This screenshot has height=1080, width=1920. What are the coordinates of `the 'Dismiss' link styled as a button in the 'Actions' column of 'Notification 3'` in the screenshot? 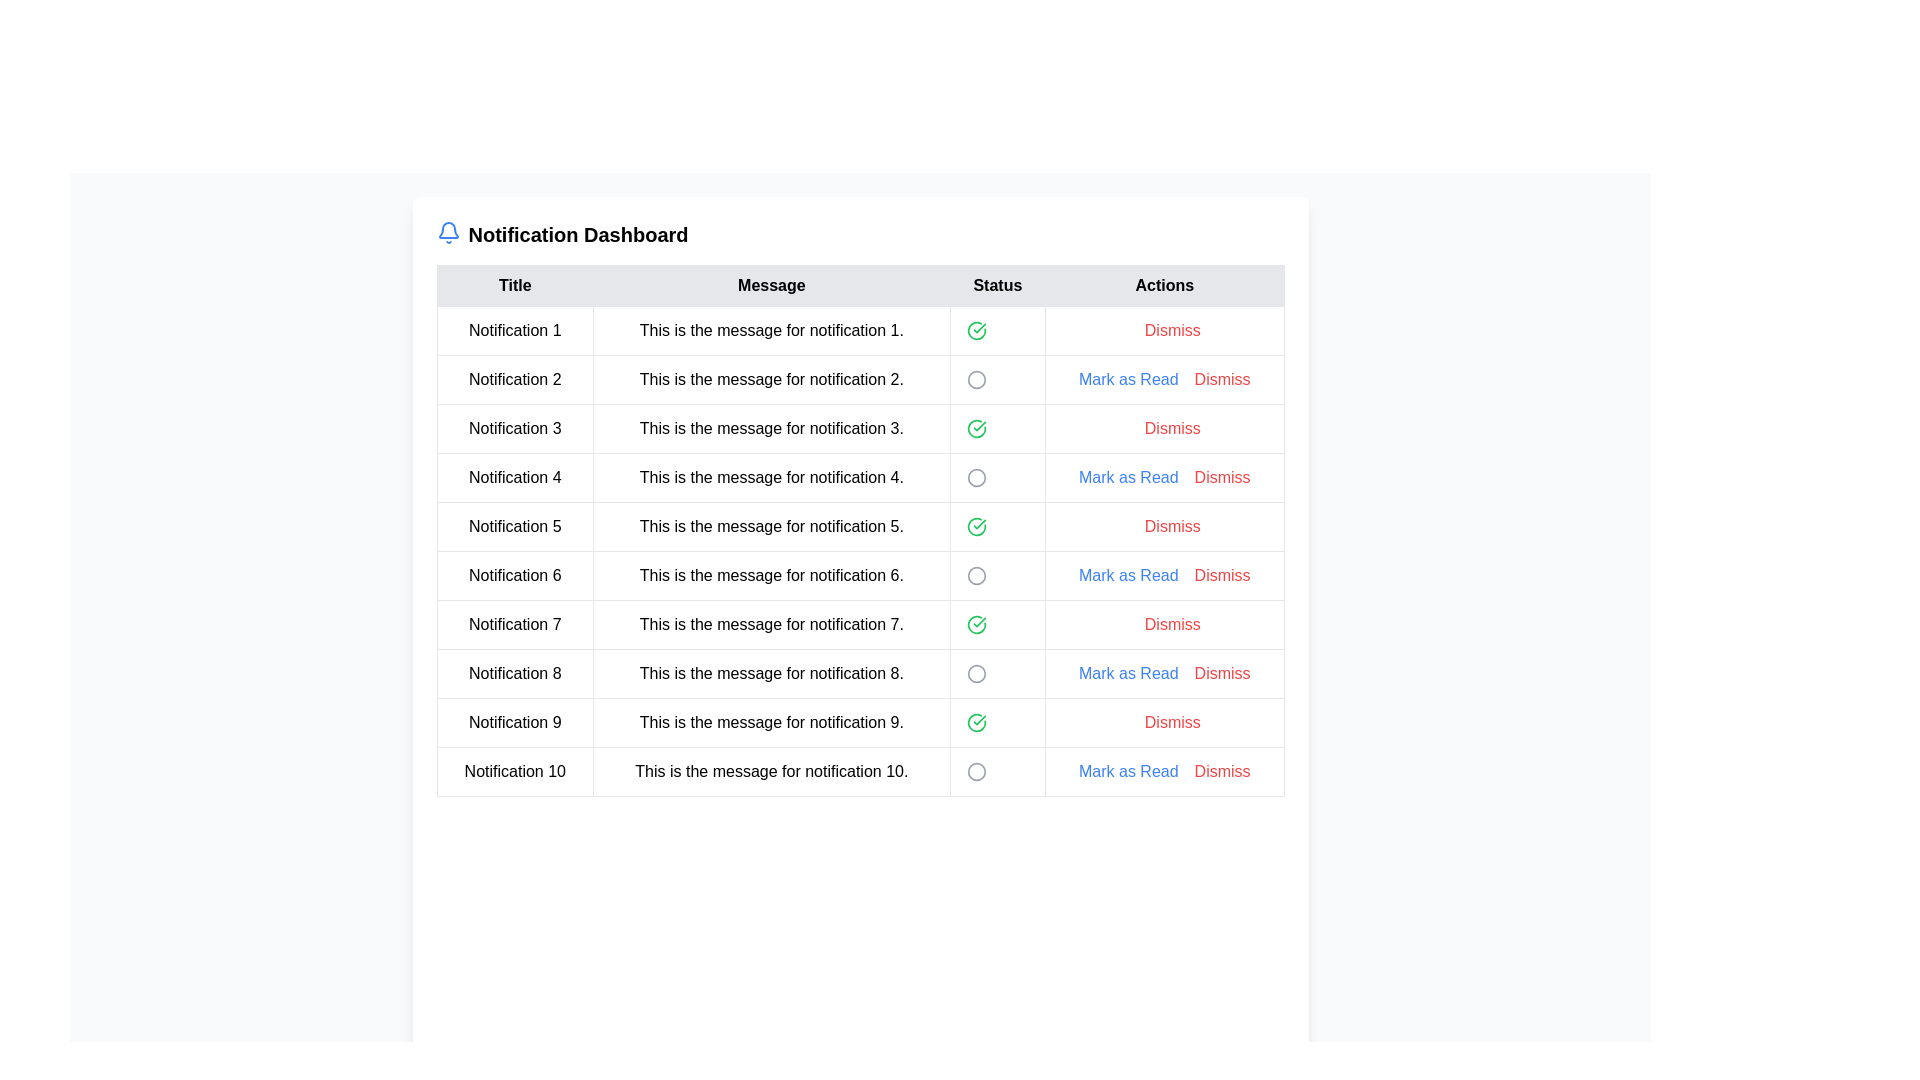 It's located at (1163, 427).